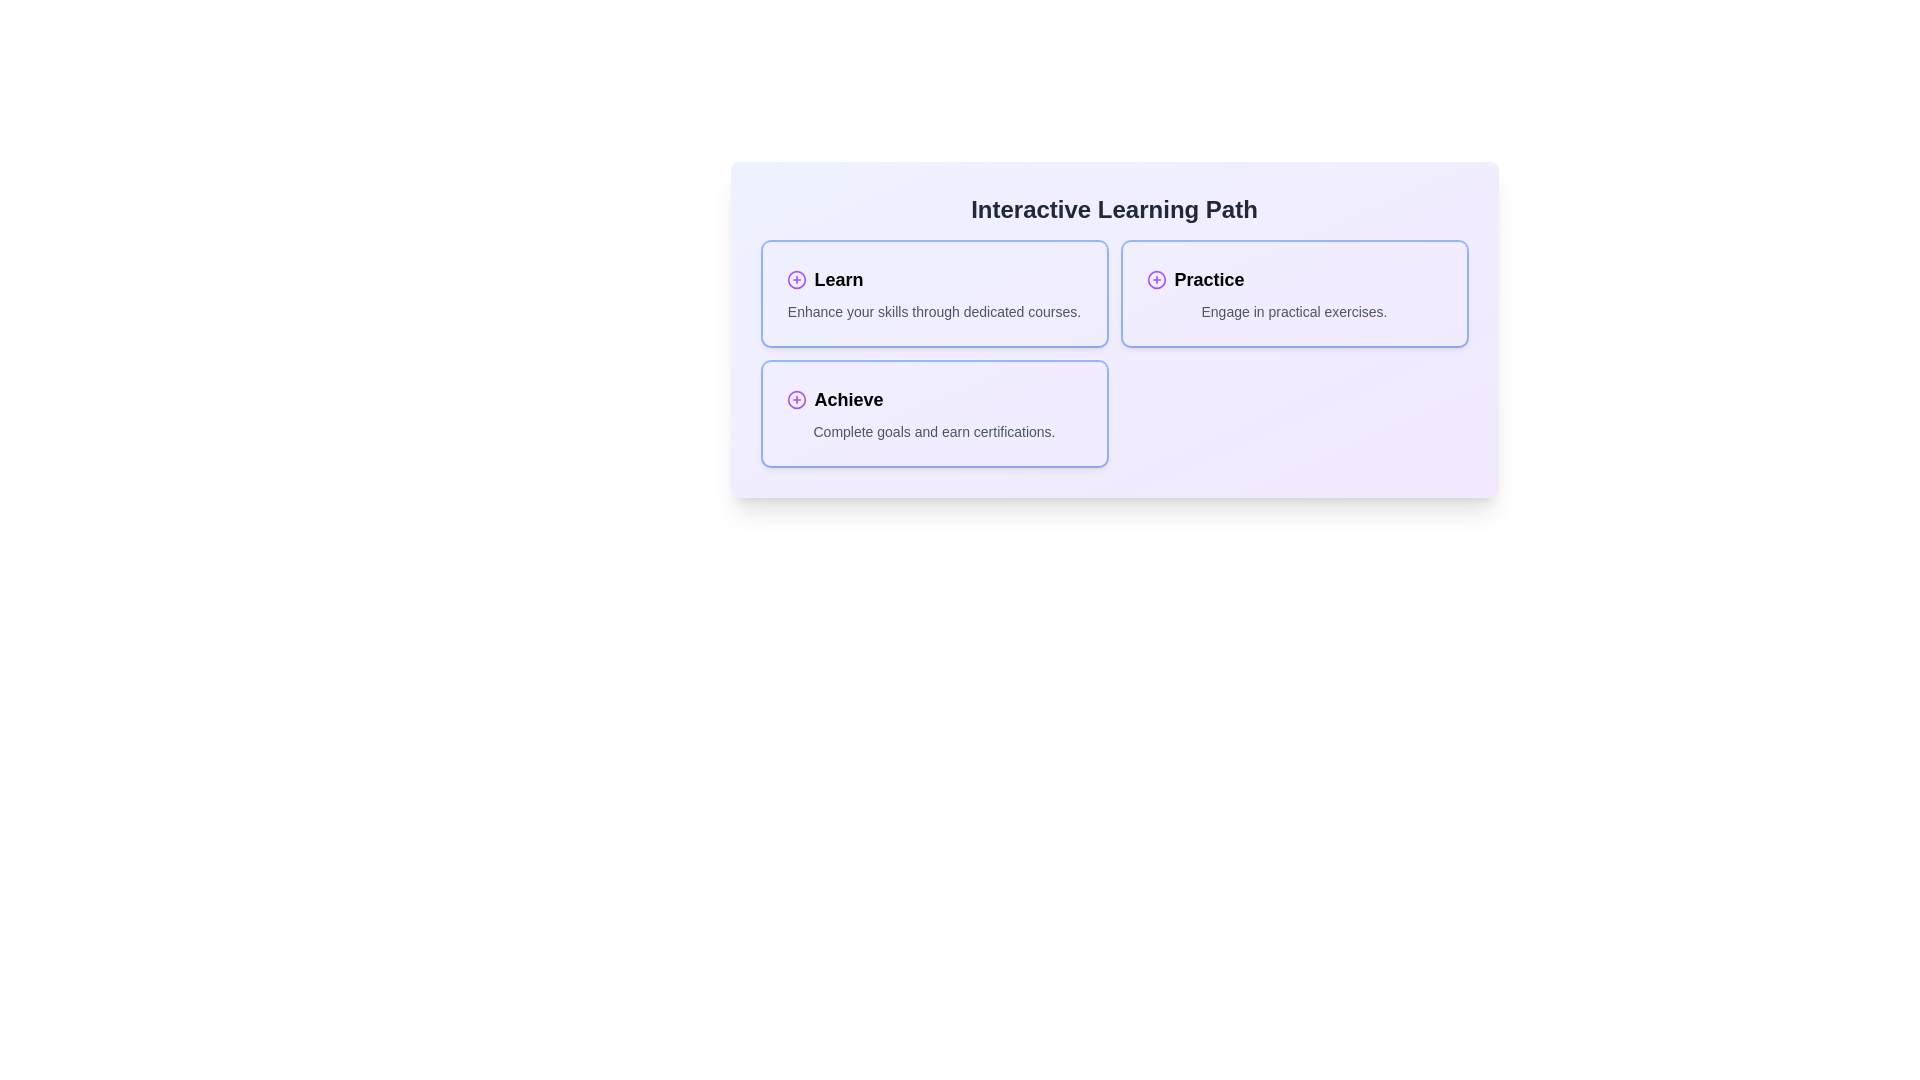 This screenshot has height=1080, width=1920. Describe the element at coordinates (839, 280) in the screenshot. I see `text of the title label located at the top of the first card in the grid layout, which serves as a descriptor for the card's content` at that location.